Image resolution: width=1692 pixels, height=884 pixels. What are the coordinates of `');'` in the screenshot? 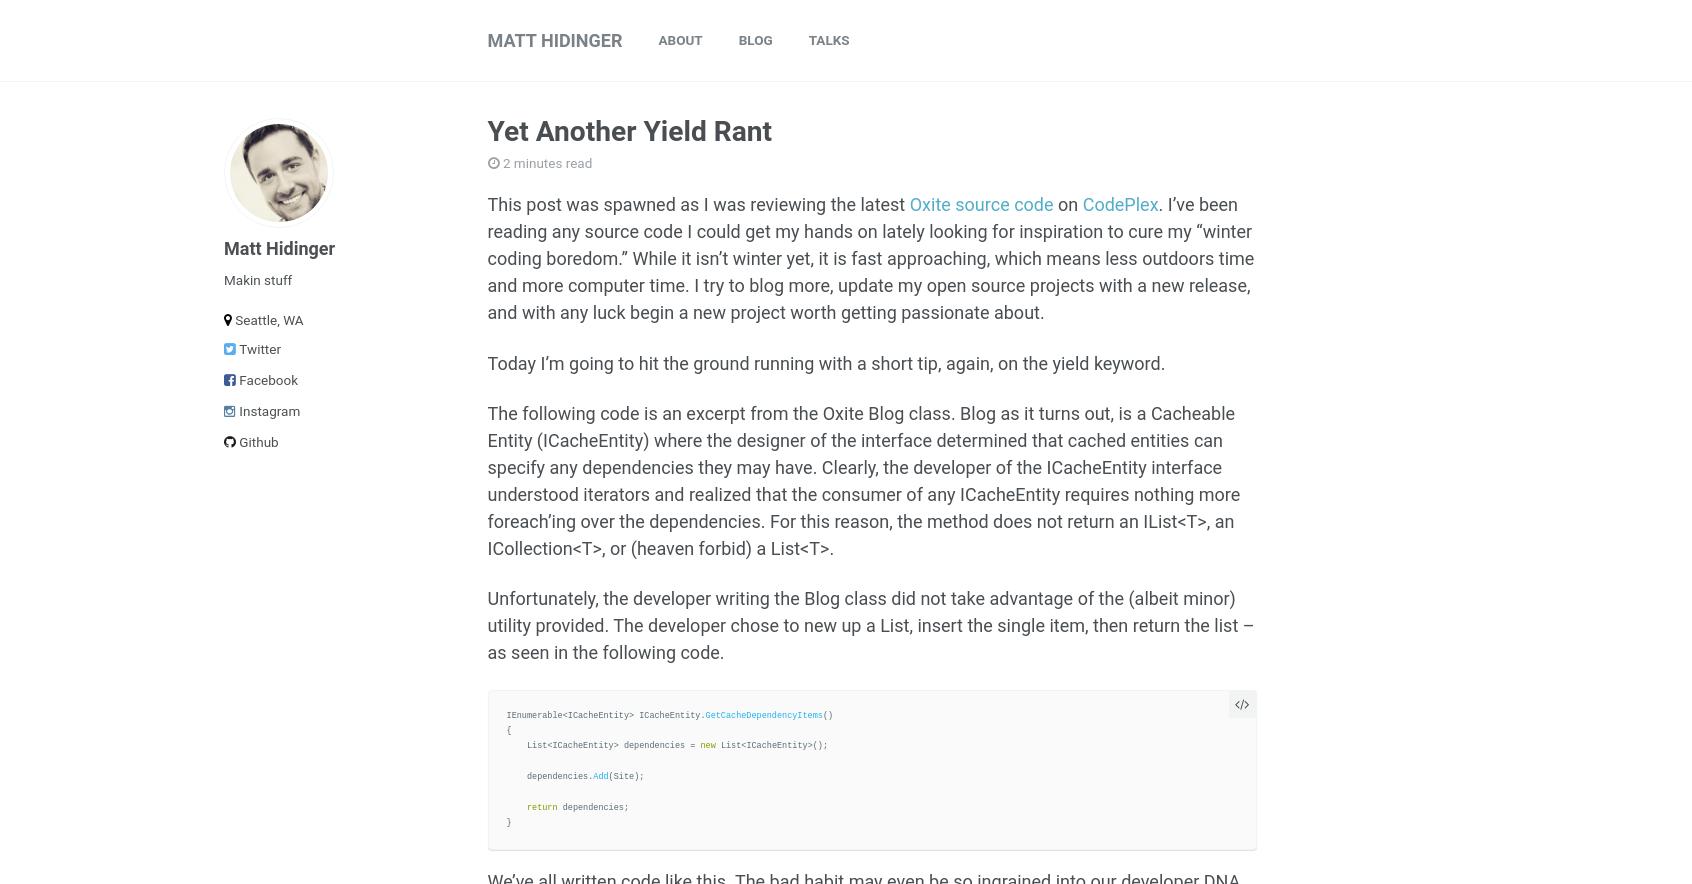 It's located at (632, 776).